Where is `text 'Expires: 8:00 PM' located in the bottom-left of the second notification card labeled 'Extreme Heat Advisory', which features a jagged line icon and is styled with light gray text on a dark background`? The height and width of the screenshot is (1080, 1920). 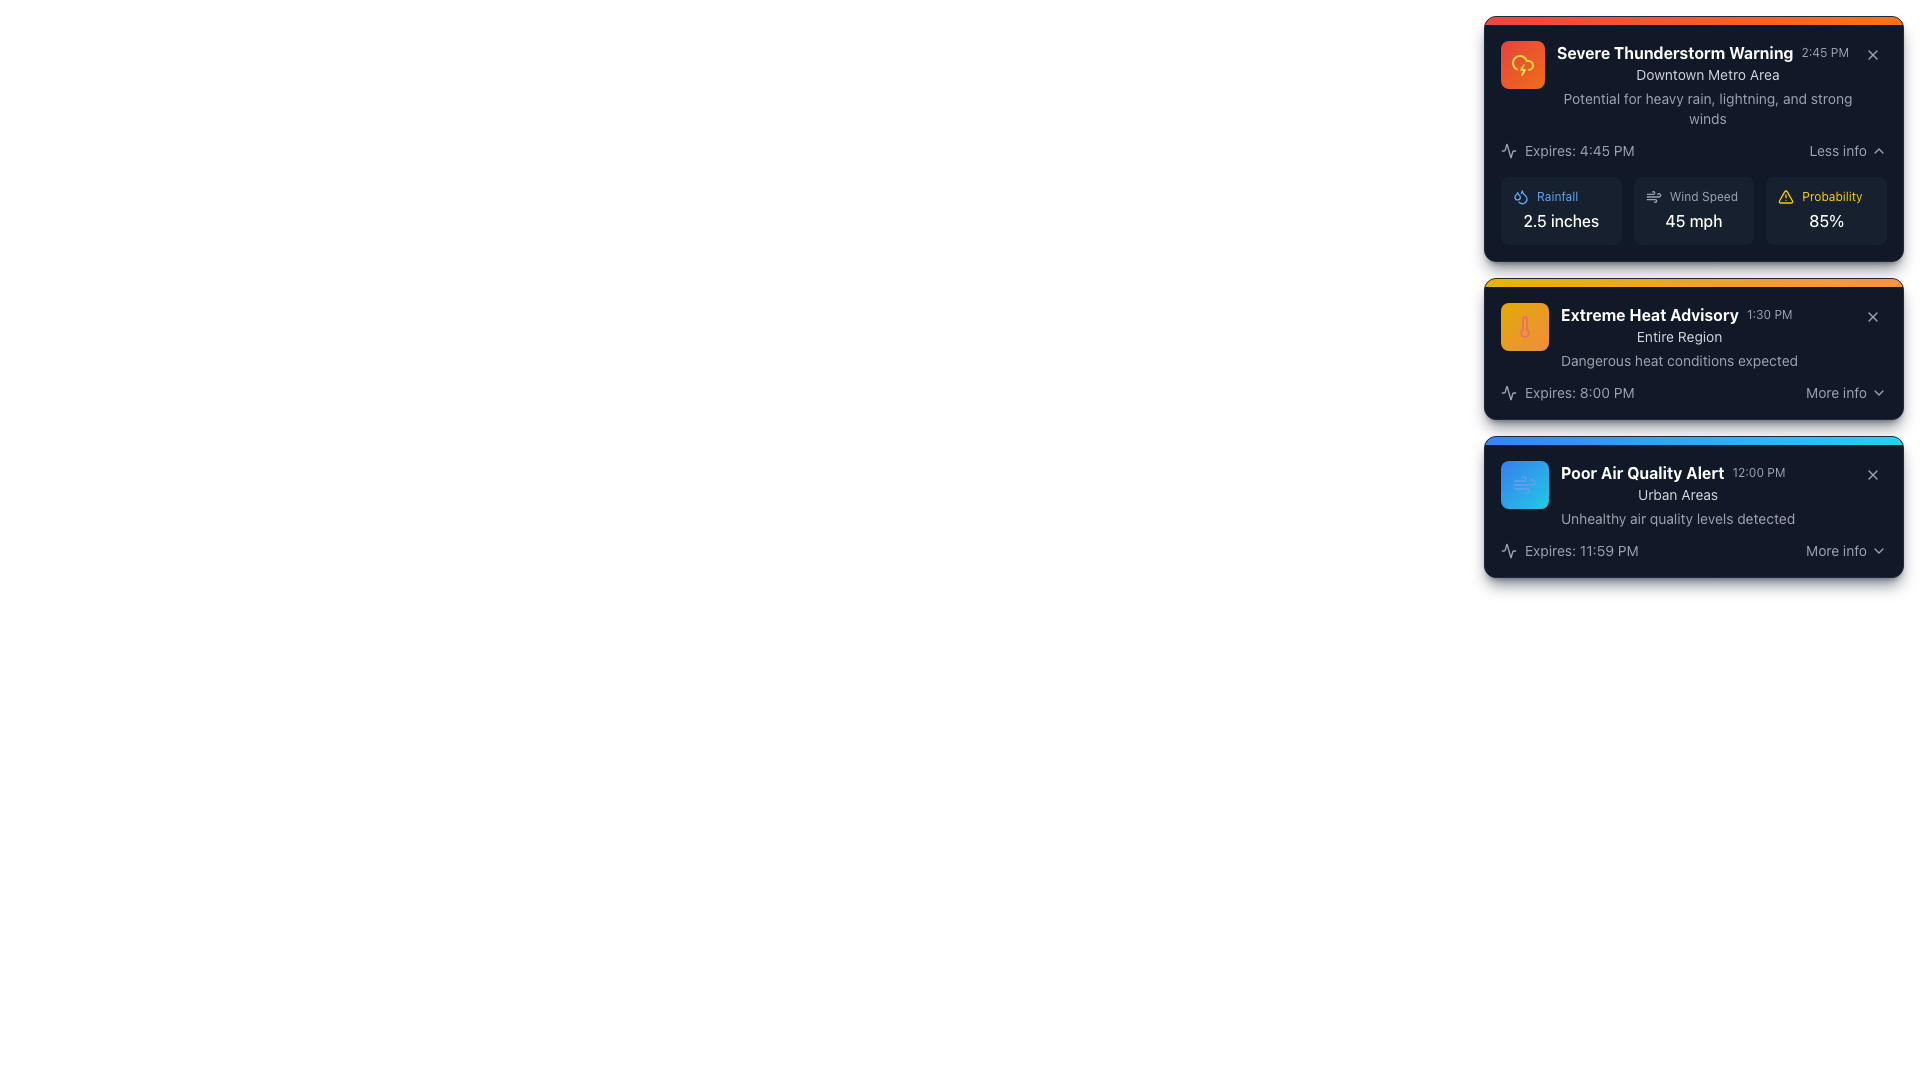
text 'Expires: 8:00 PM' located in the bottom-left of the second notification card labeled 'Extreme Heat Advisory', which features a jagged line icon and is styled with light gray text on a dark background is located at coordinates (1566, 393).